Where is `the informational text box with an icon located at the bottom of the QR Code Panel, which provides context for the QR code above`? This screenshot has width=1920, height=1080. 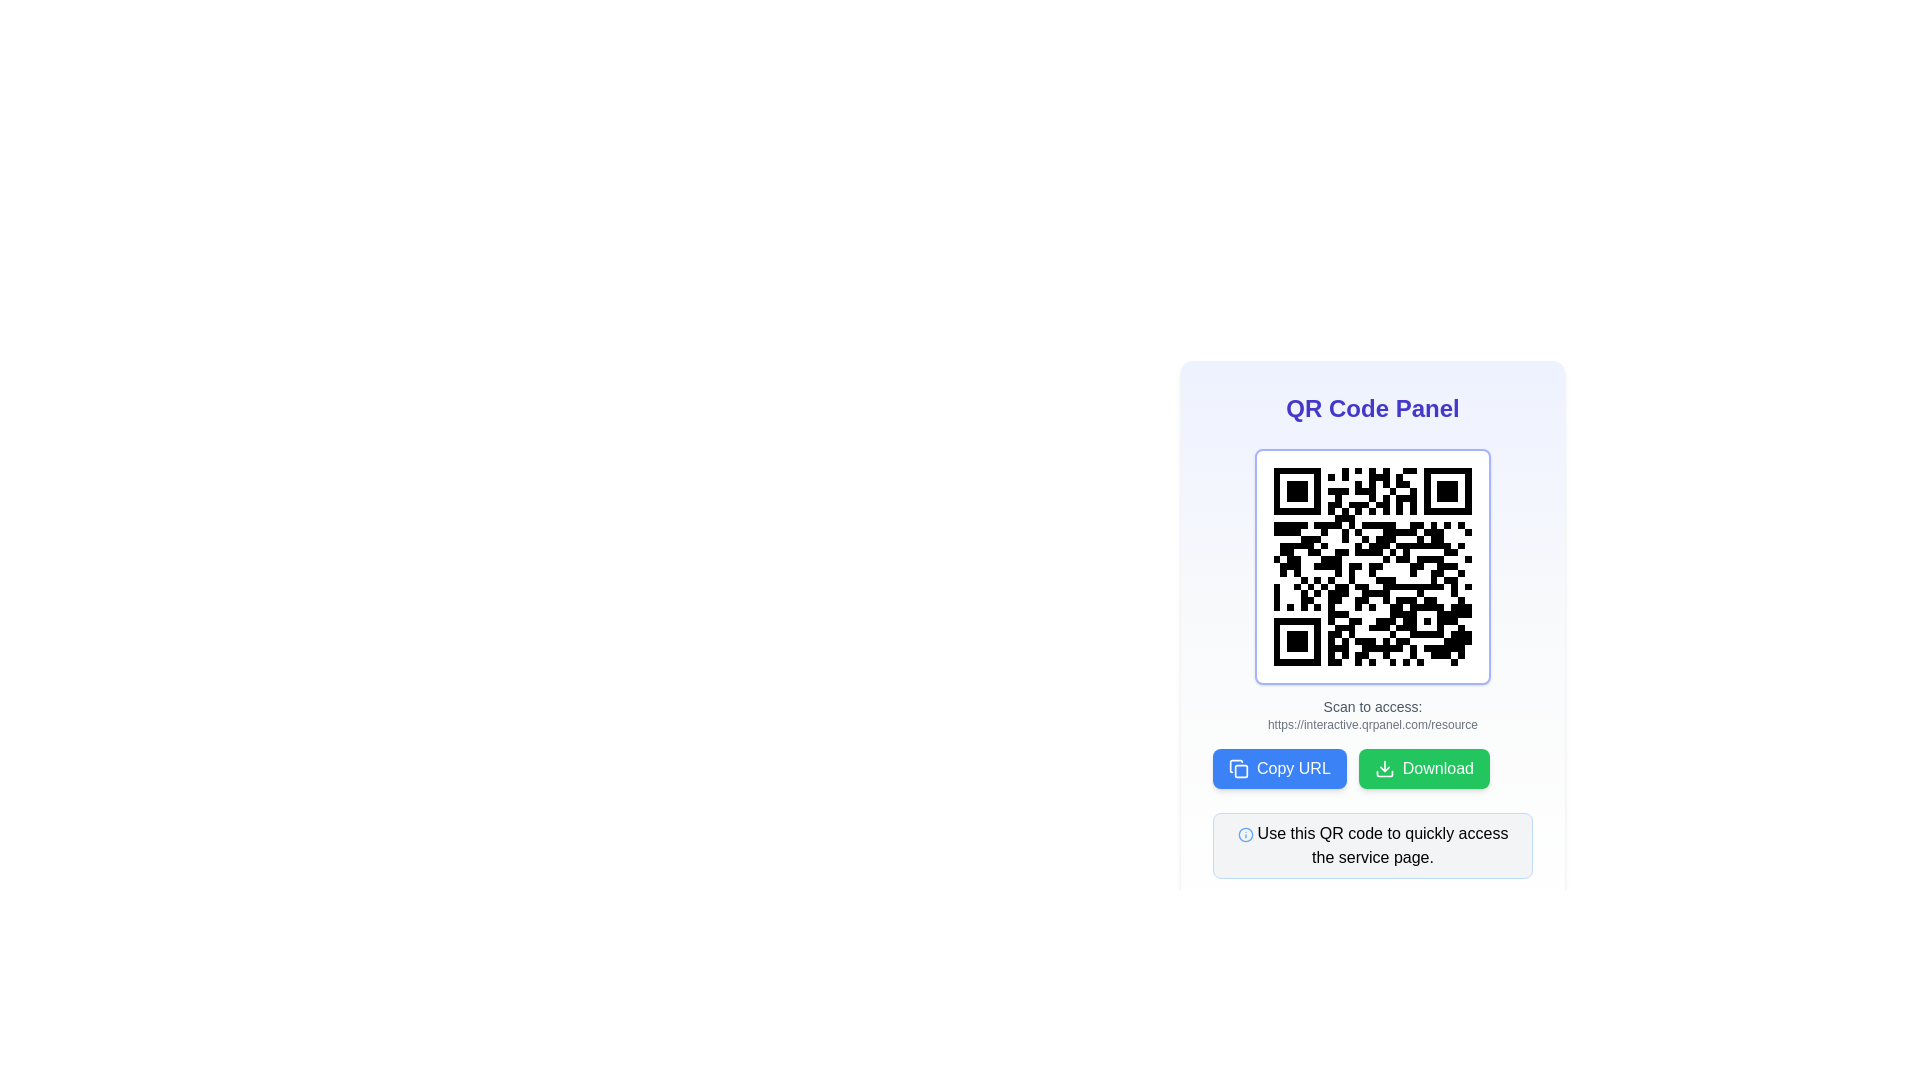
the informational text box with an icon located at the bottom of the QR Code Panel, which provides context for the QR code above is located at coordinates (1371, 845).